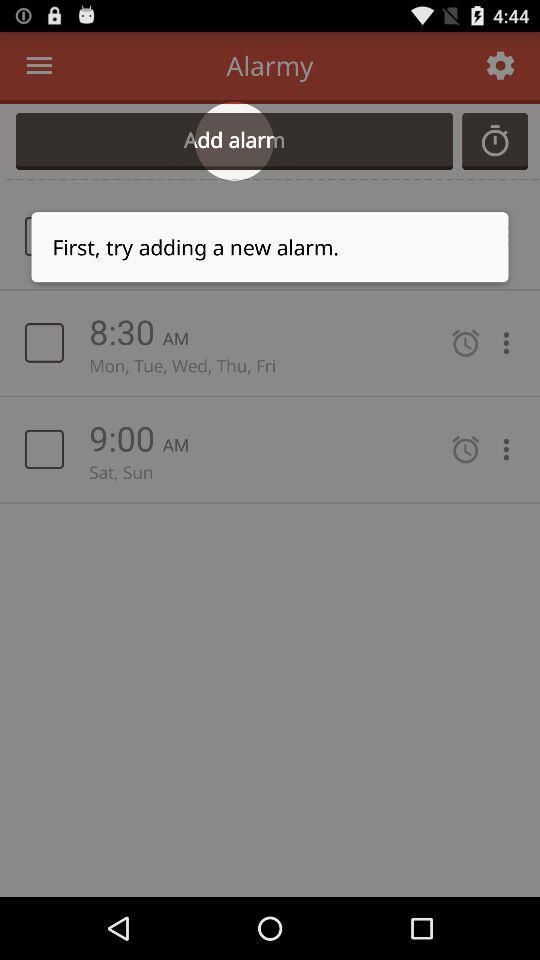 This screenshot has height=960, width=540. I want to click on the menu icon, so click(39, 70).